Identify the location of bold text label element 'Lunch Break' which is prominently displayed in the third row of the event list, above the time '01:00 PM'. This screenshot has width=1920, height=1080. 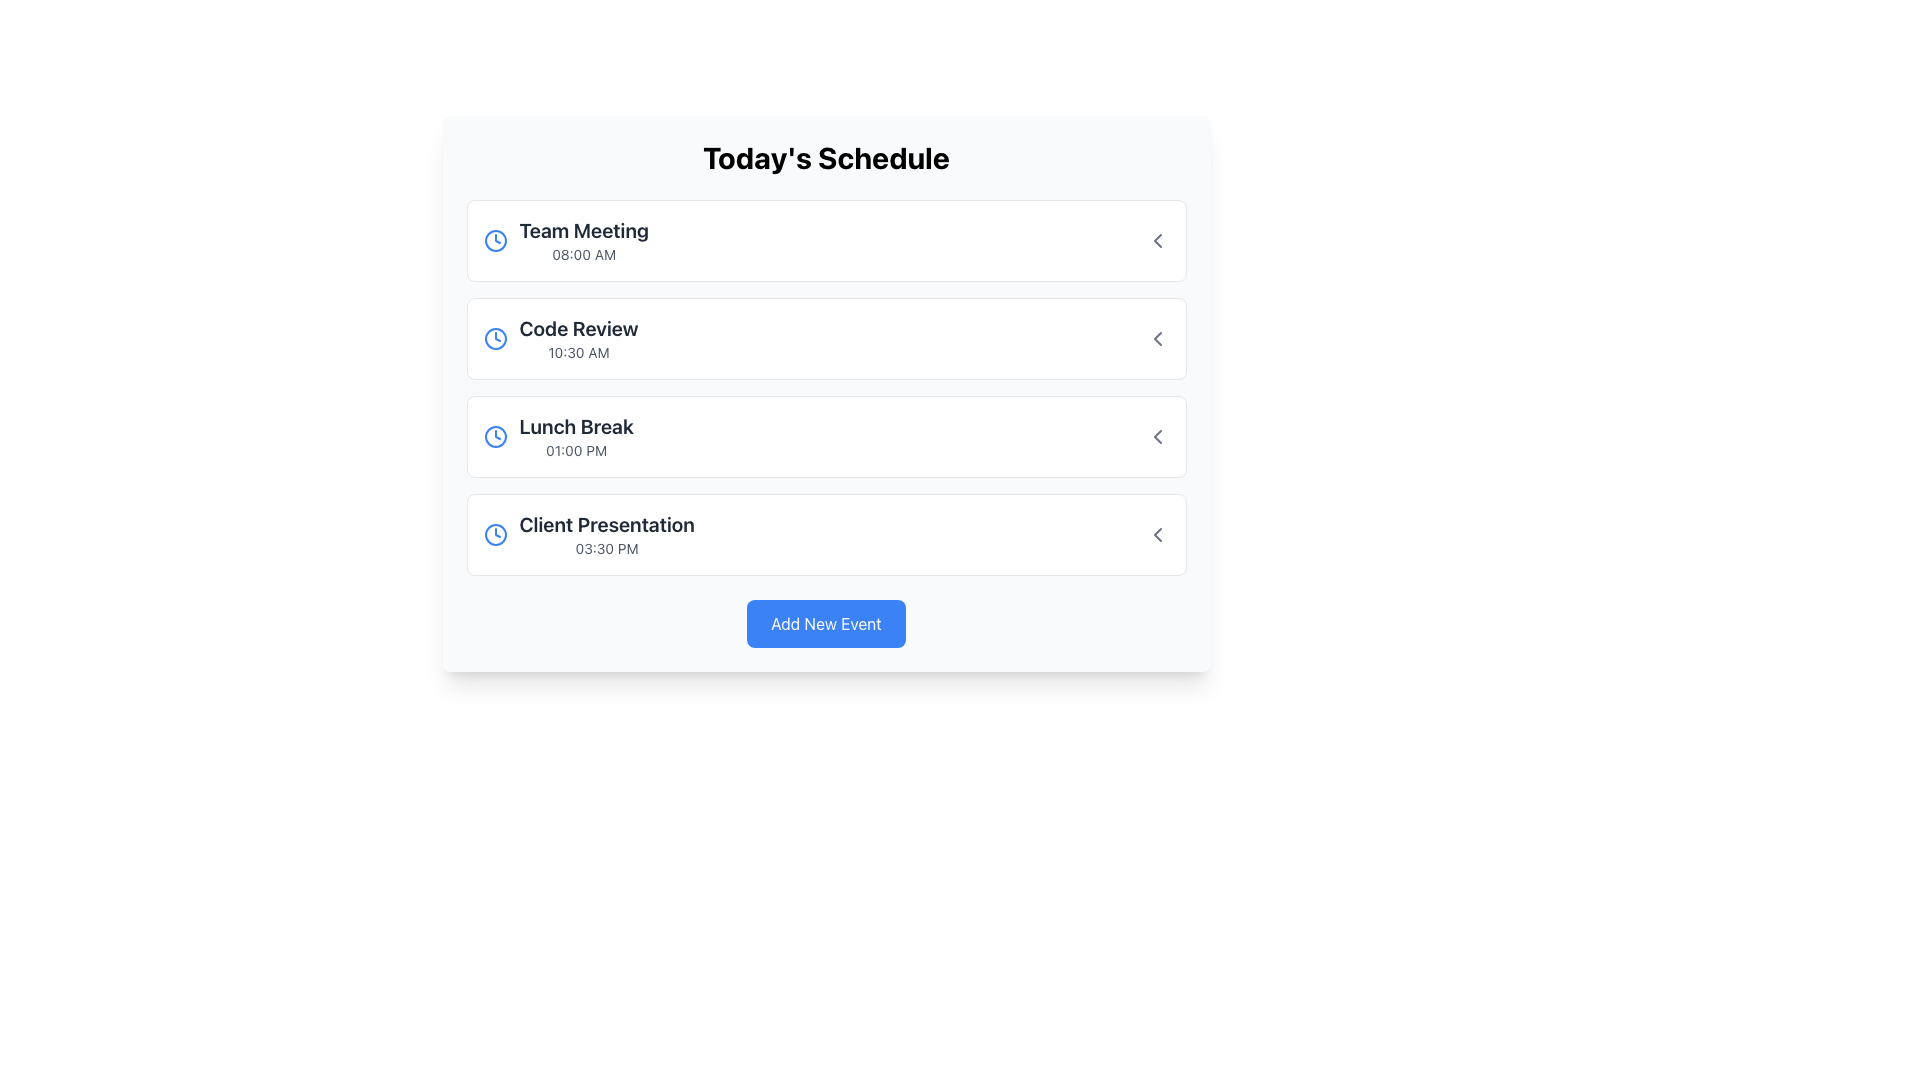
(575, 426).